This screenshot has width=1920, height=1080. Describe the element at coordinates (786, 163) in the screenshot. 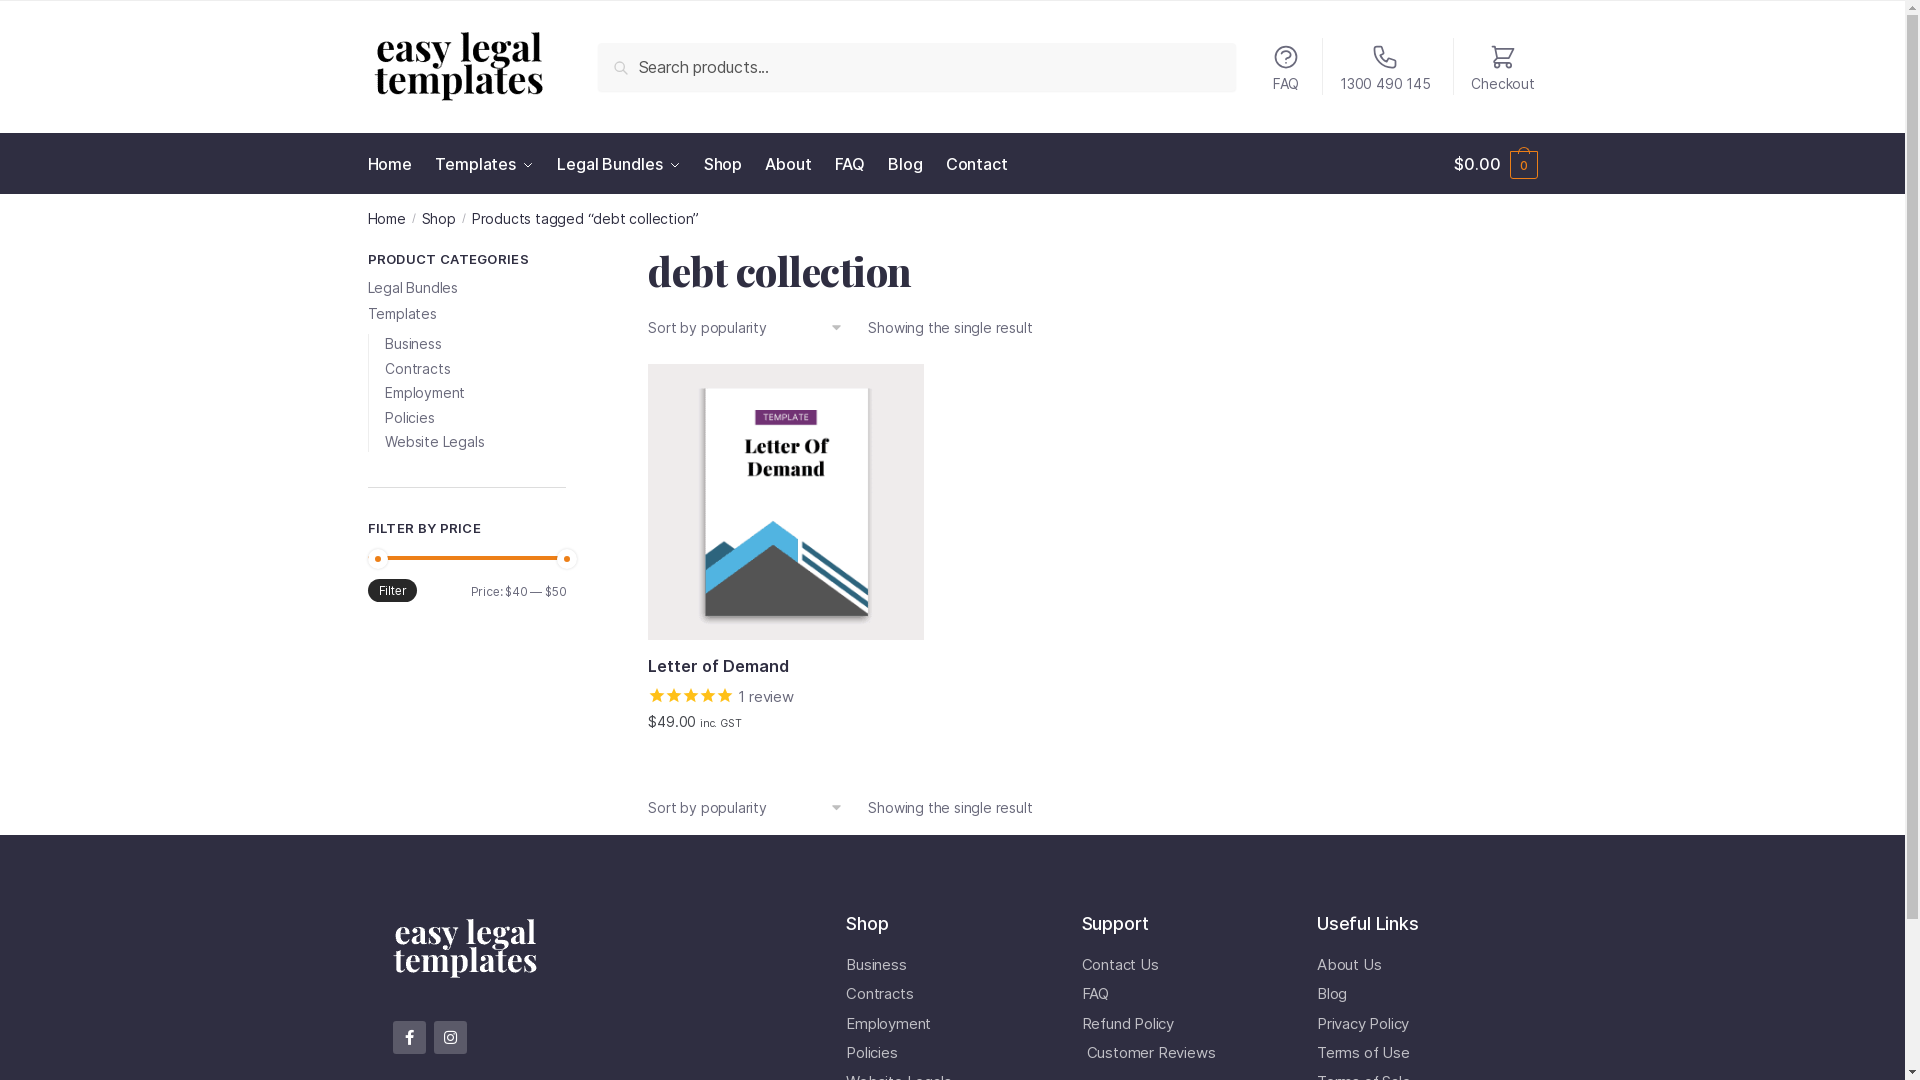

I see `'About'` at that location.